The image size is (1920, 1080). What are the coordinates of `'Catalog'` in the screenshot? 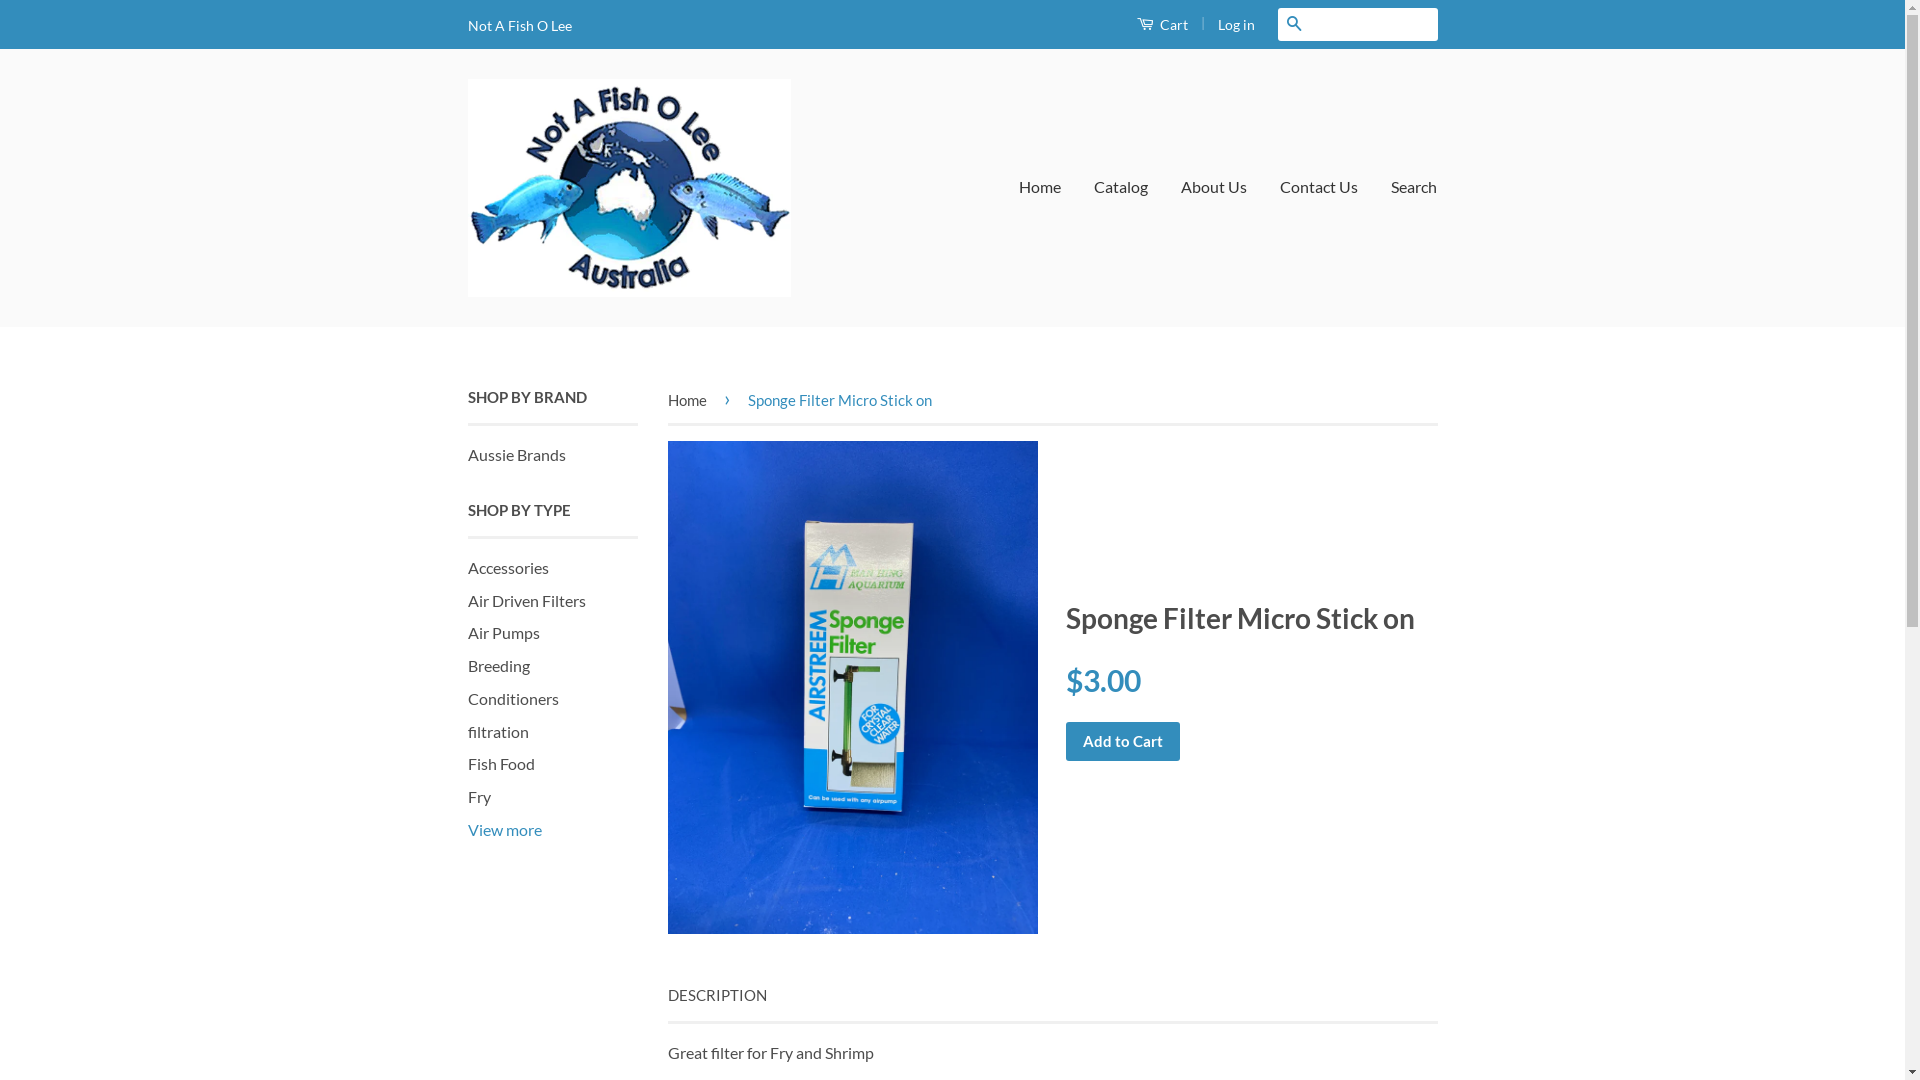 It's located at (1121, 187).